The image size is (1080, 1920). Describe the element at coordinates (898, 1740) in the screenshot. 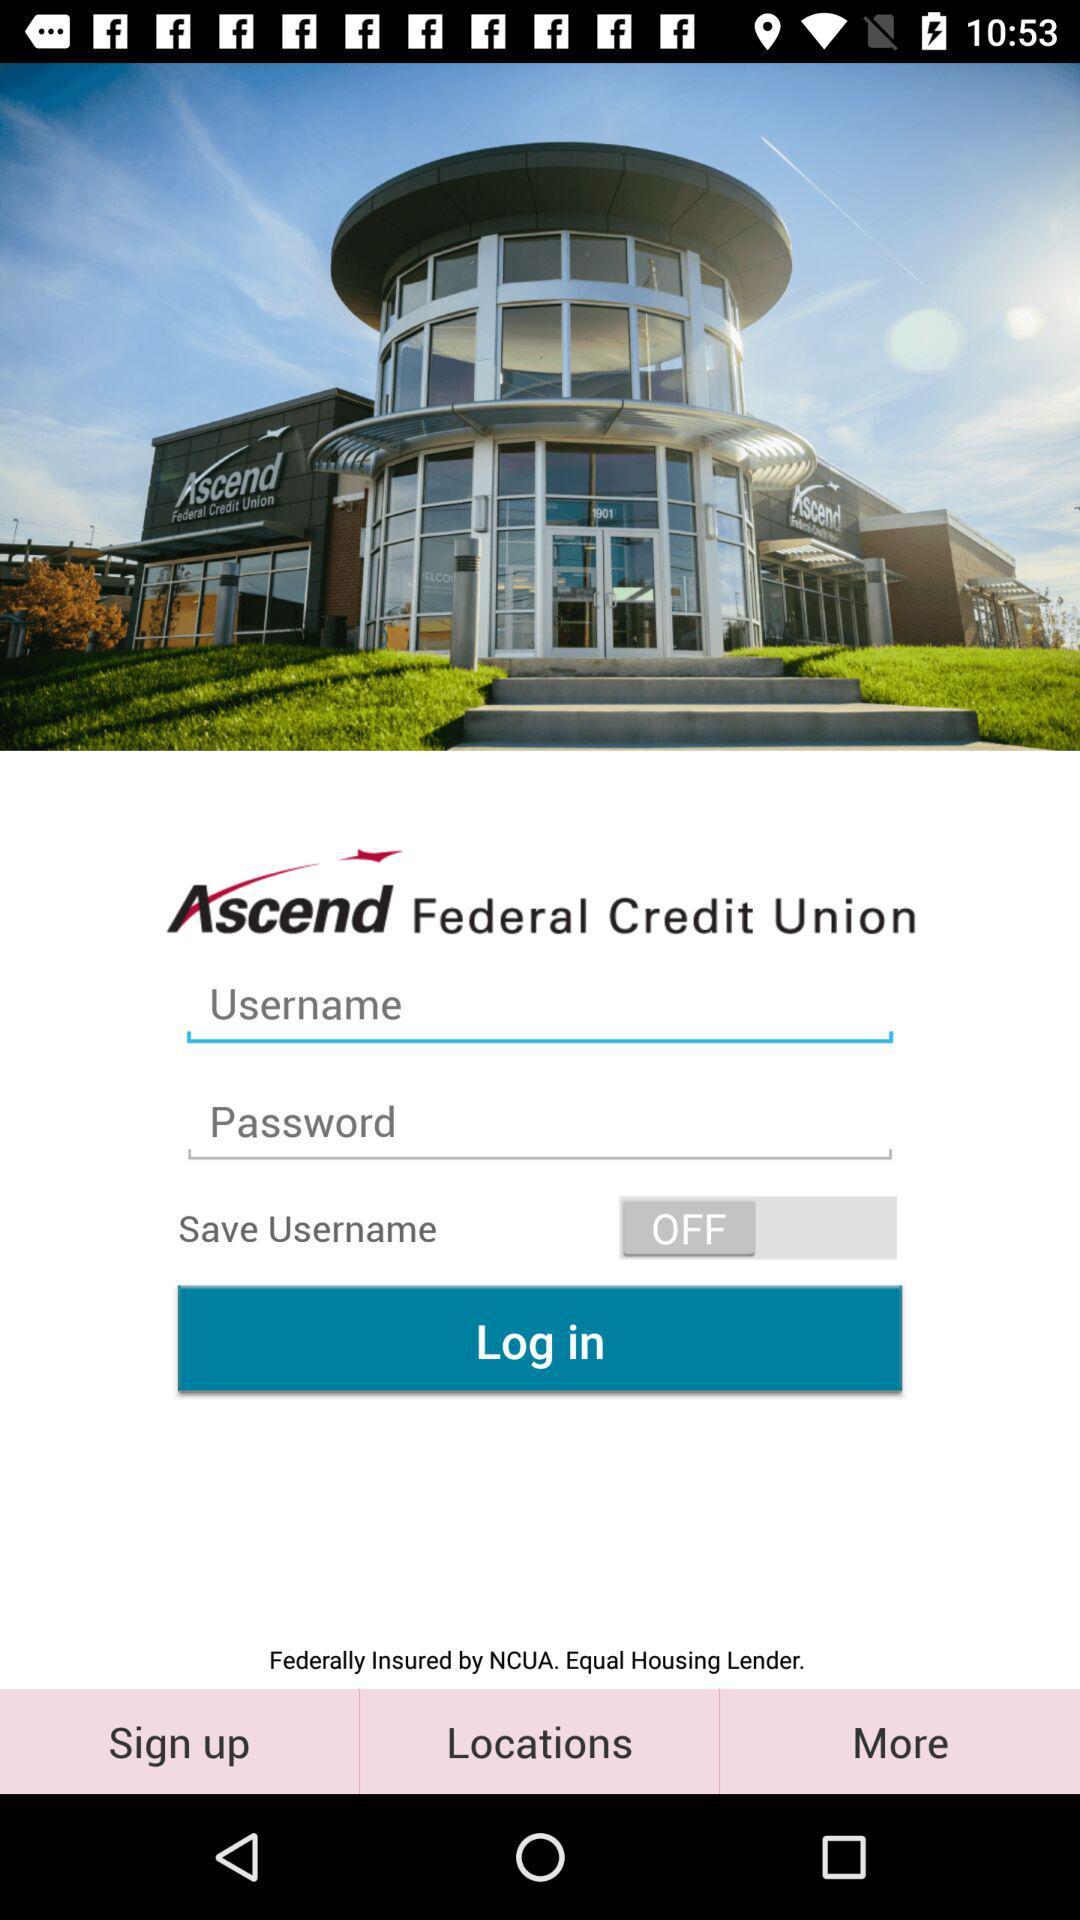

I see `the icon to the right of the locations` at that location.